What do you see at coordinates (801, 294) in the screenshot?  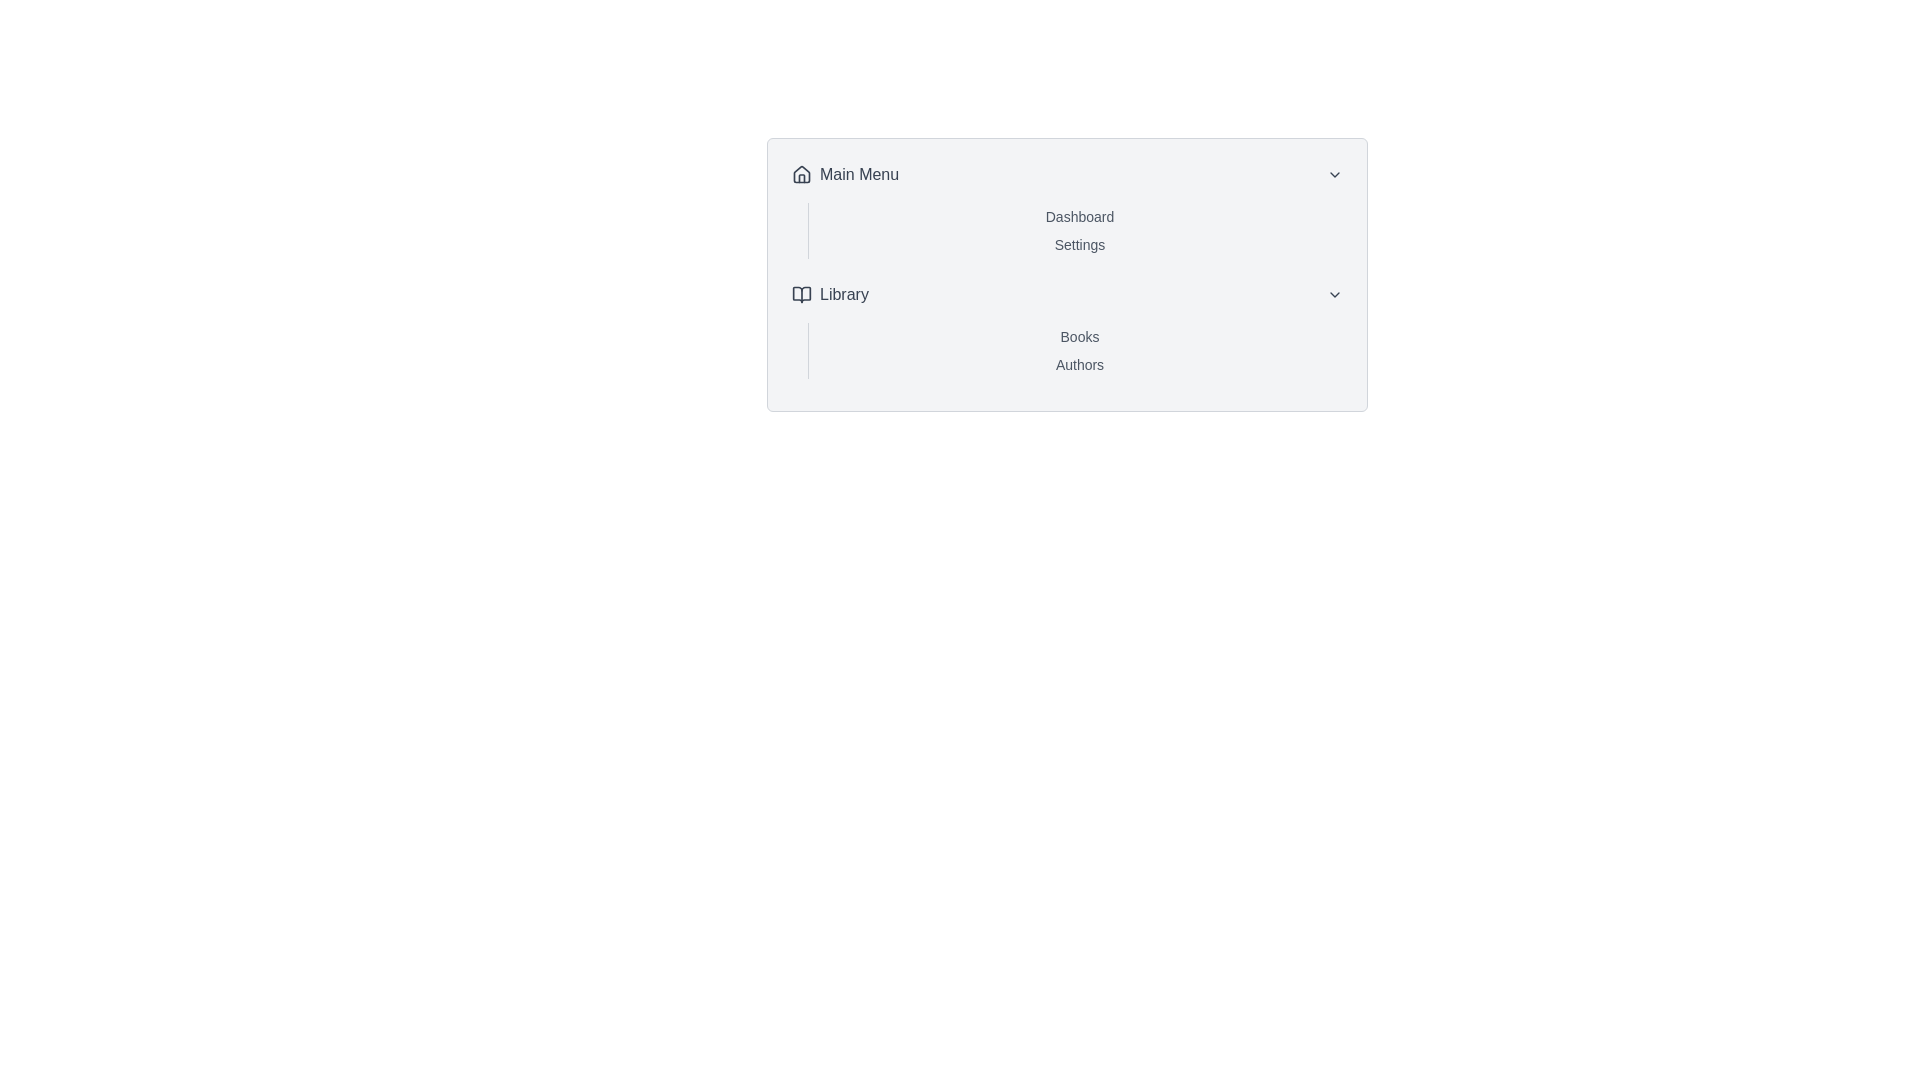 I see `the right part of the open book icon located next to the 'Library' text label in the left-side menu for interaction` at bounding box center [801, 294].